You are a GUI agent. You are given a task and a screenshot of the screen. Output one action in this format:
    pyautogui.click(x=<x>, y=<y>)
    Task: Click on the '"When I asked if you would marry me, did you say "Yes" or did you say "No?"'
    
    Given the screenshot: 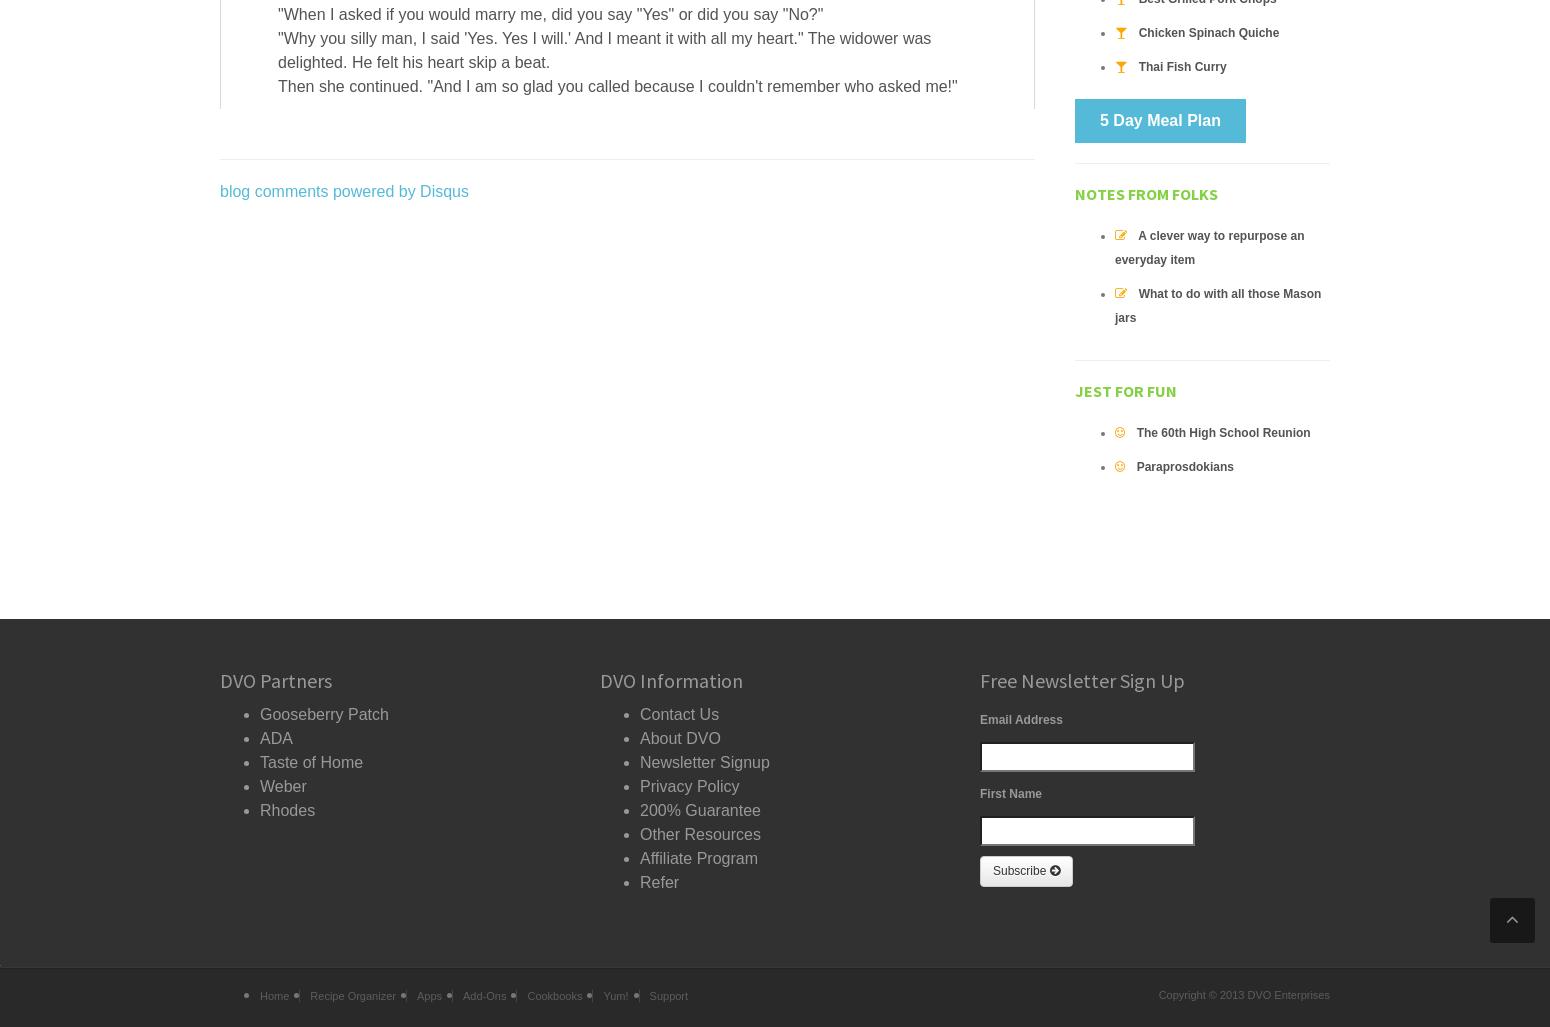 What is the action you would take?
    pyautogui.click(x=550, y=14)
    